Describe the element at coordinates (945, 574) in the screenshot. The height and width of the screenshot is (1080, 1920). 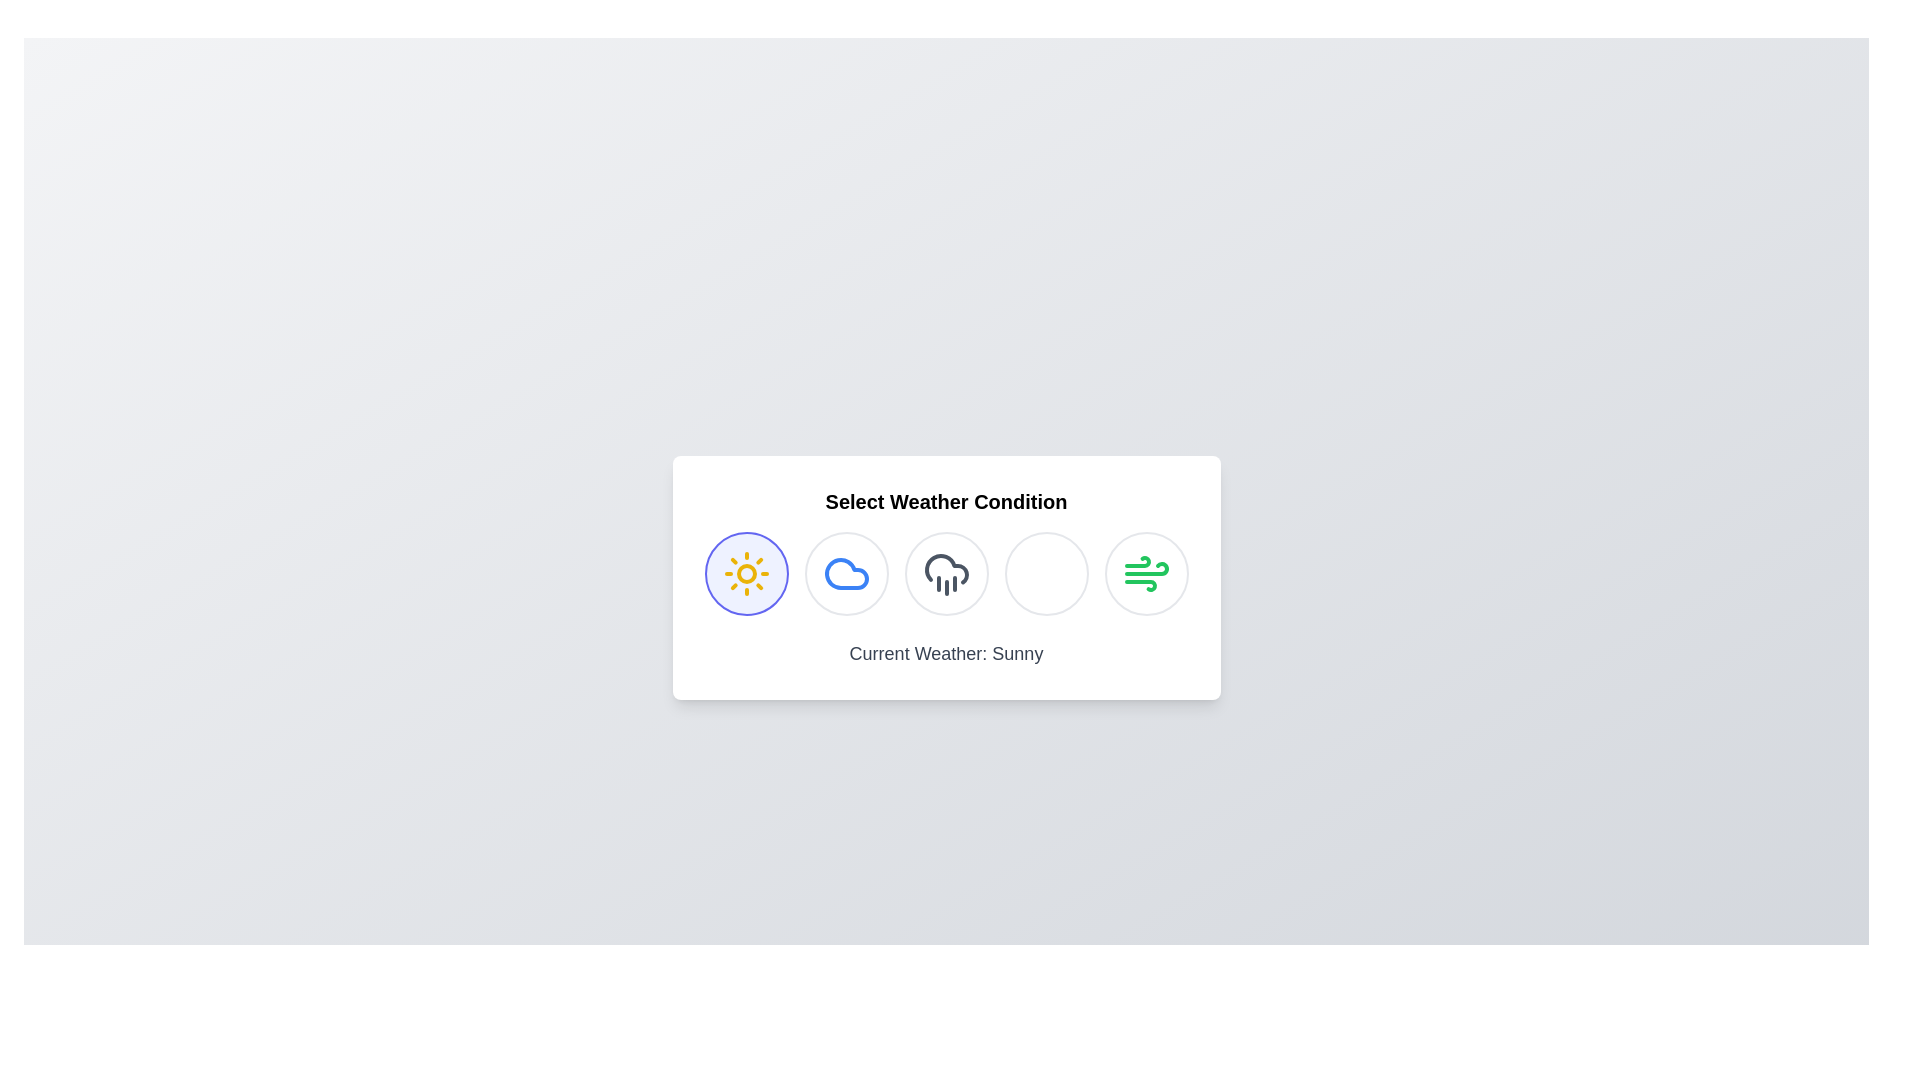
I see `the 'Rain' weather condition SVG icon, which is the third icon from the left in the horizontal arrangement of weather icons` at that location.